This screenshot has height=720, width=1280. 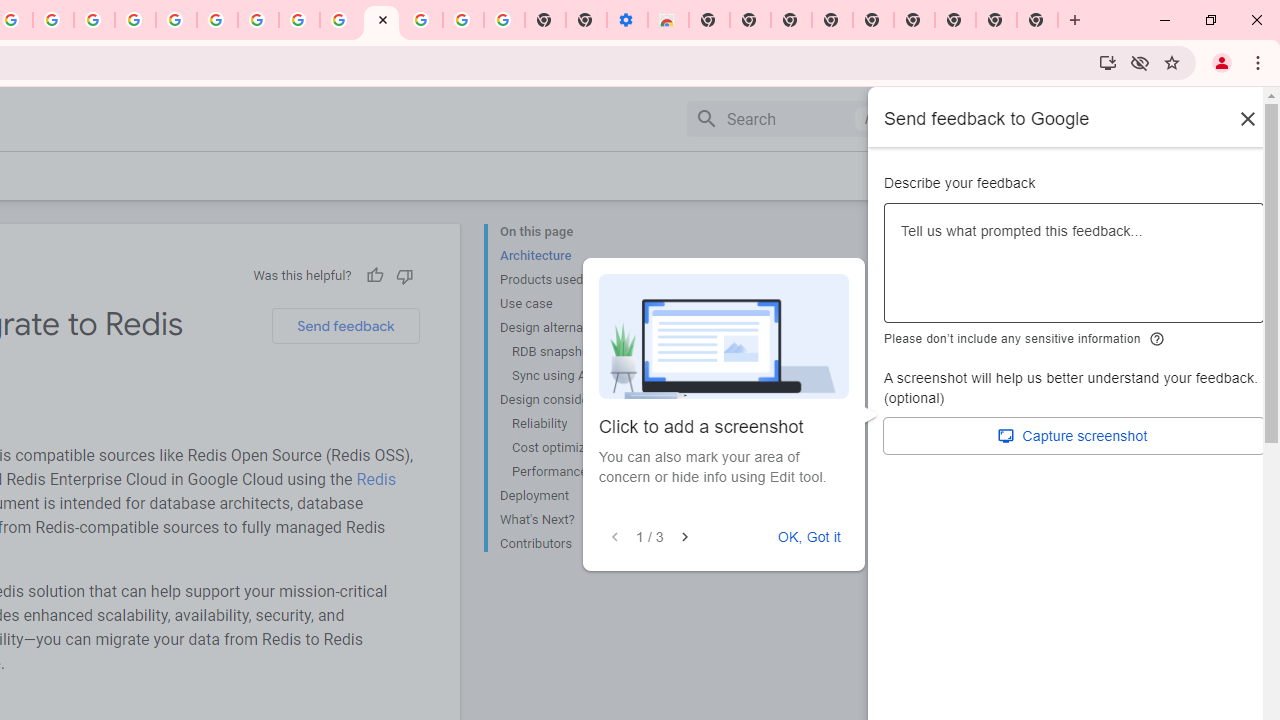 What do you see at coordinates (374, 275) in the screenshot?
I see `'Helpful'` at bounding box center [374, 275].